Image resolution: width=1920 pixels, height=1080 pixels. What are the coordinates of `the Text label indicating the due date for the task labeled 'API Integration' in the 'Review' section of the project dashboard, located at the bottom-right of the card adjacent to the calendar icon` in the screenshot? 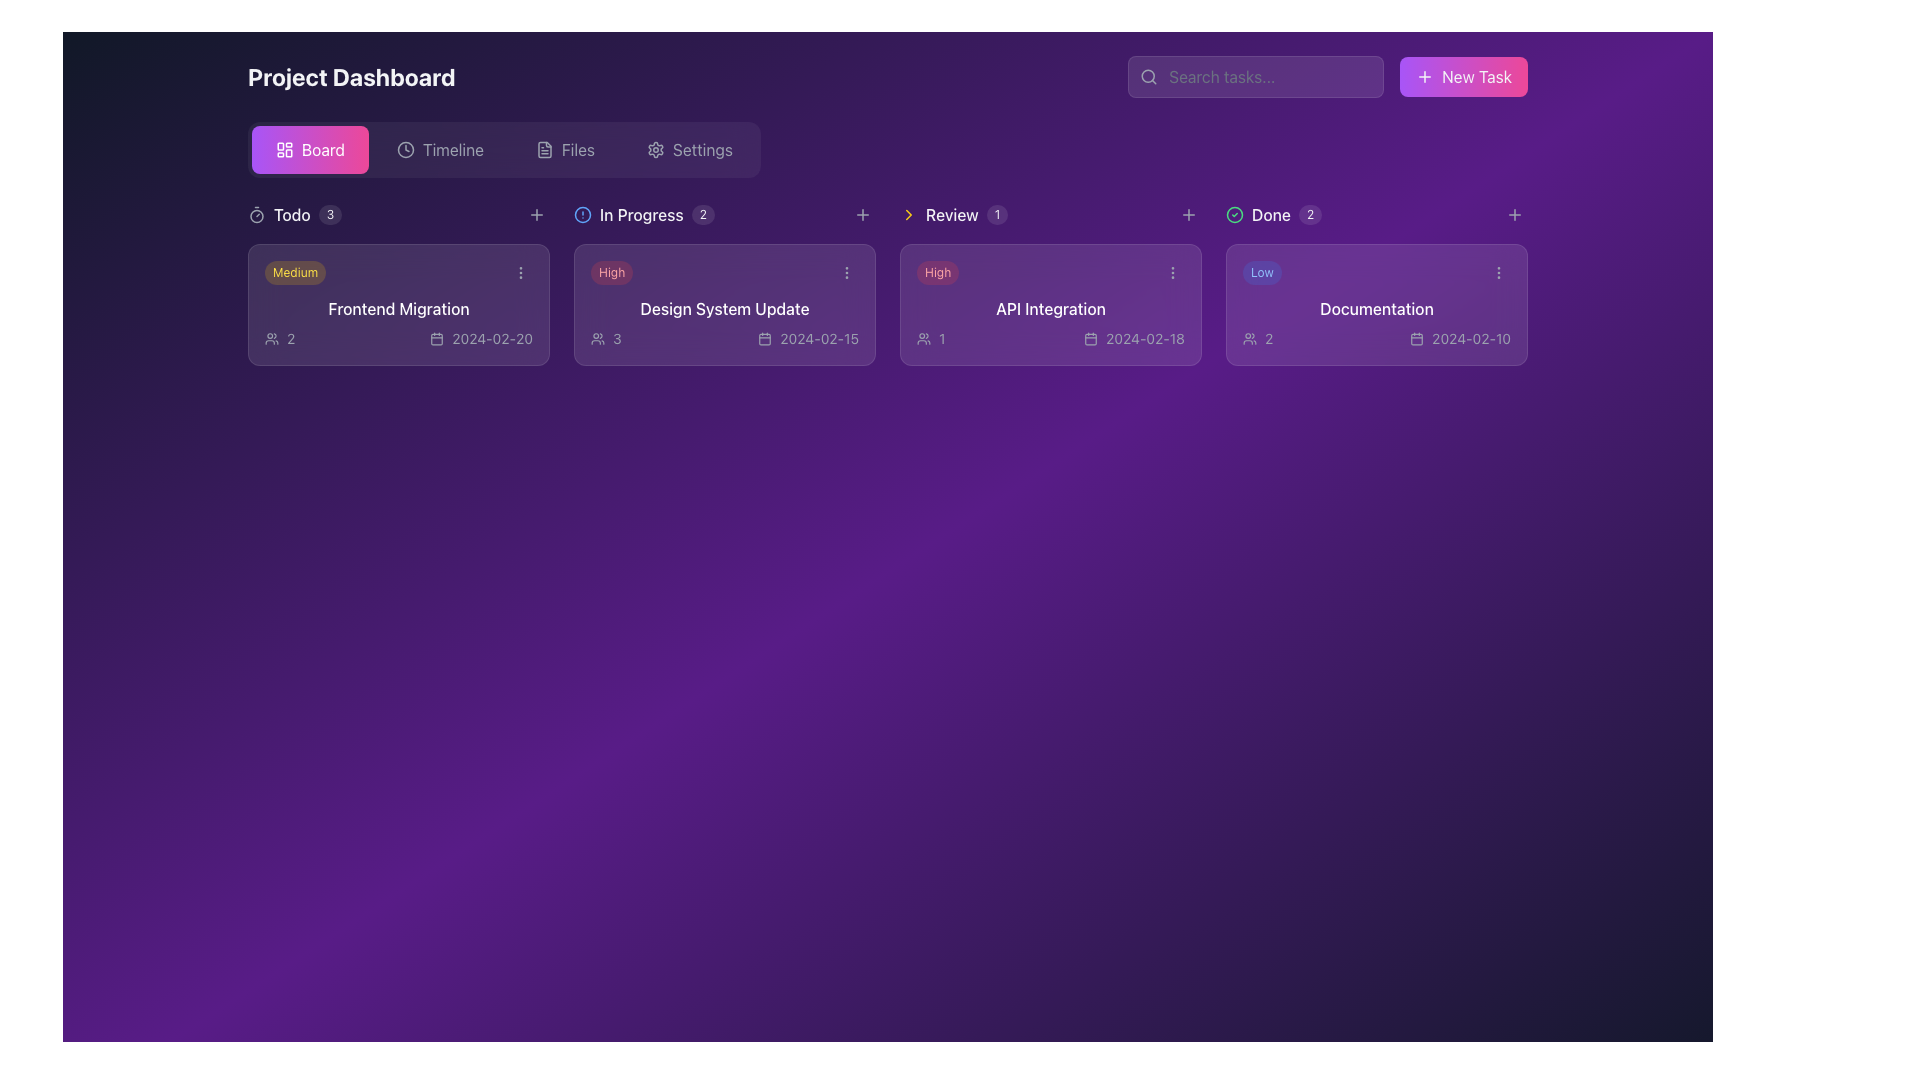 It's located at (1145, 338).